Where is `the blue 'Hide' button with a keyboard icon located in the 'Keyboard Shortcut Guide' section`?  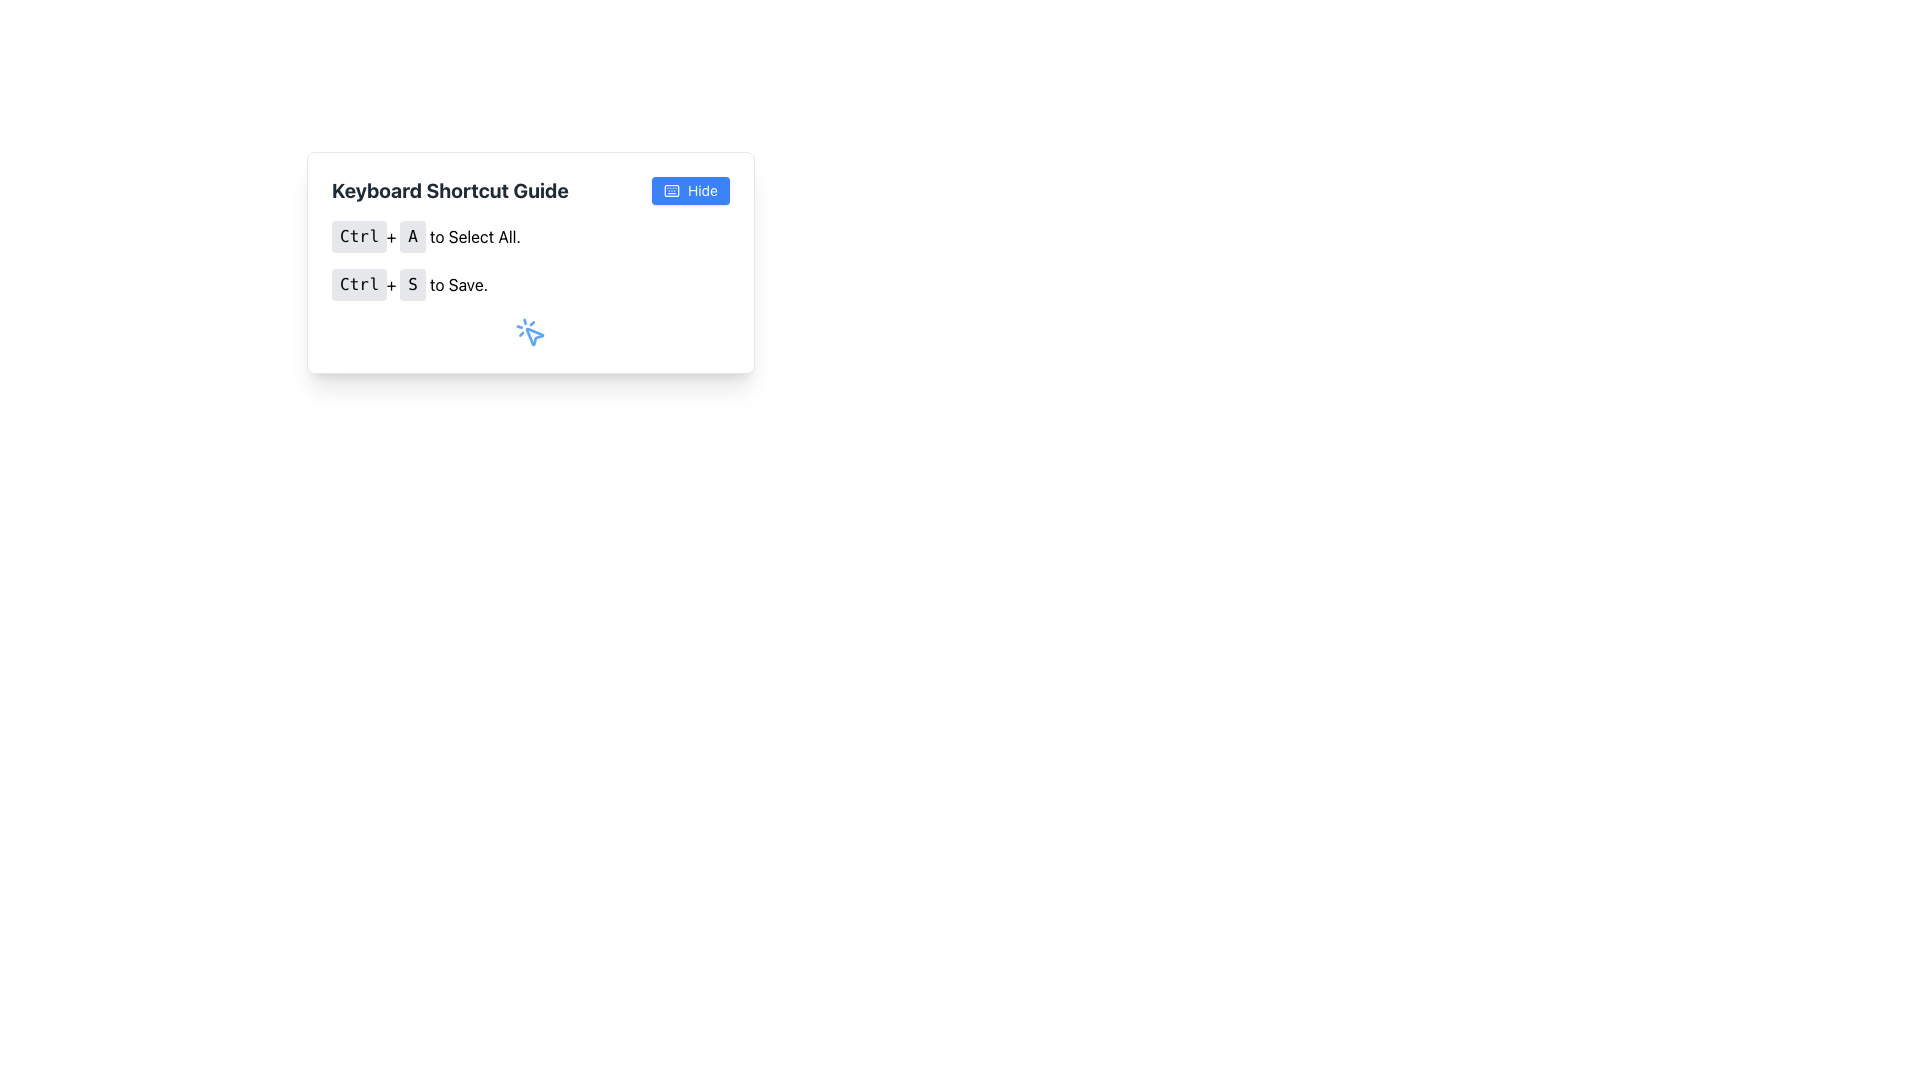
the blue 'Hide' button with a keyboard icon located in the 'Keyboard Shortcut Guide' section is located at coordinates (691, 191).